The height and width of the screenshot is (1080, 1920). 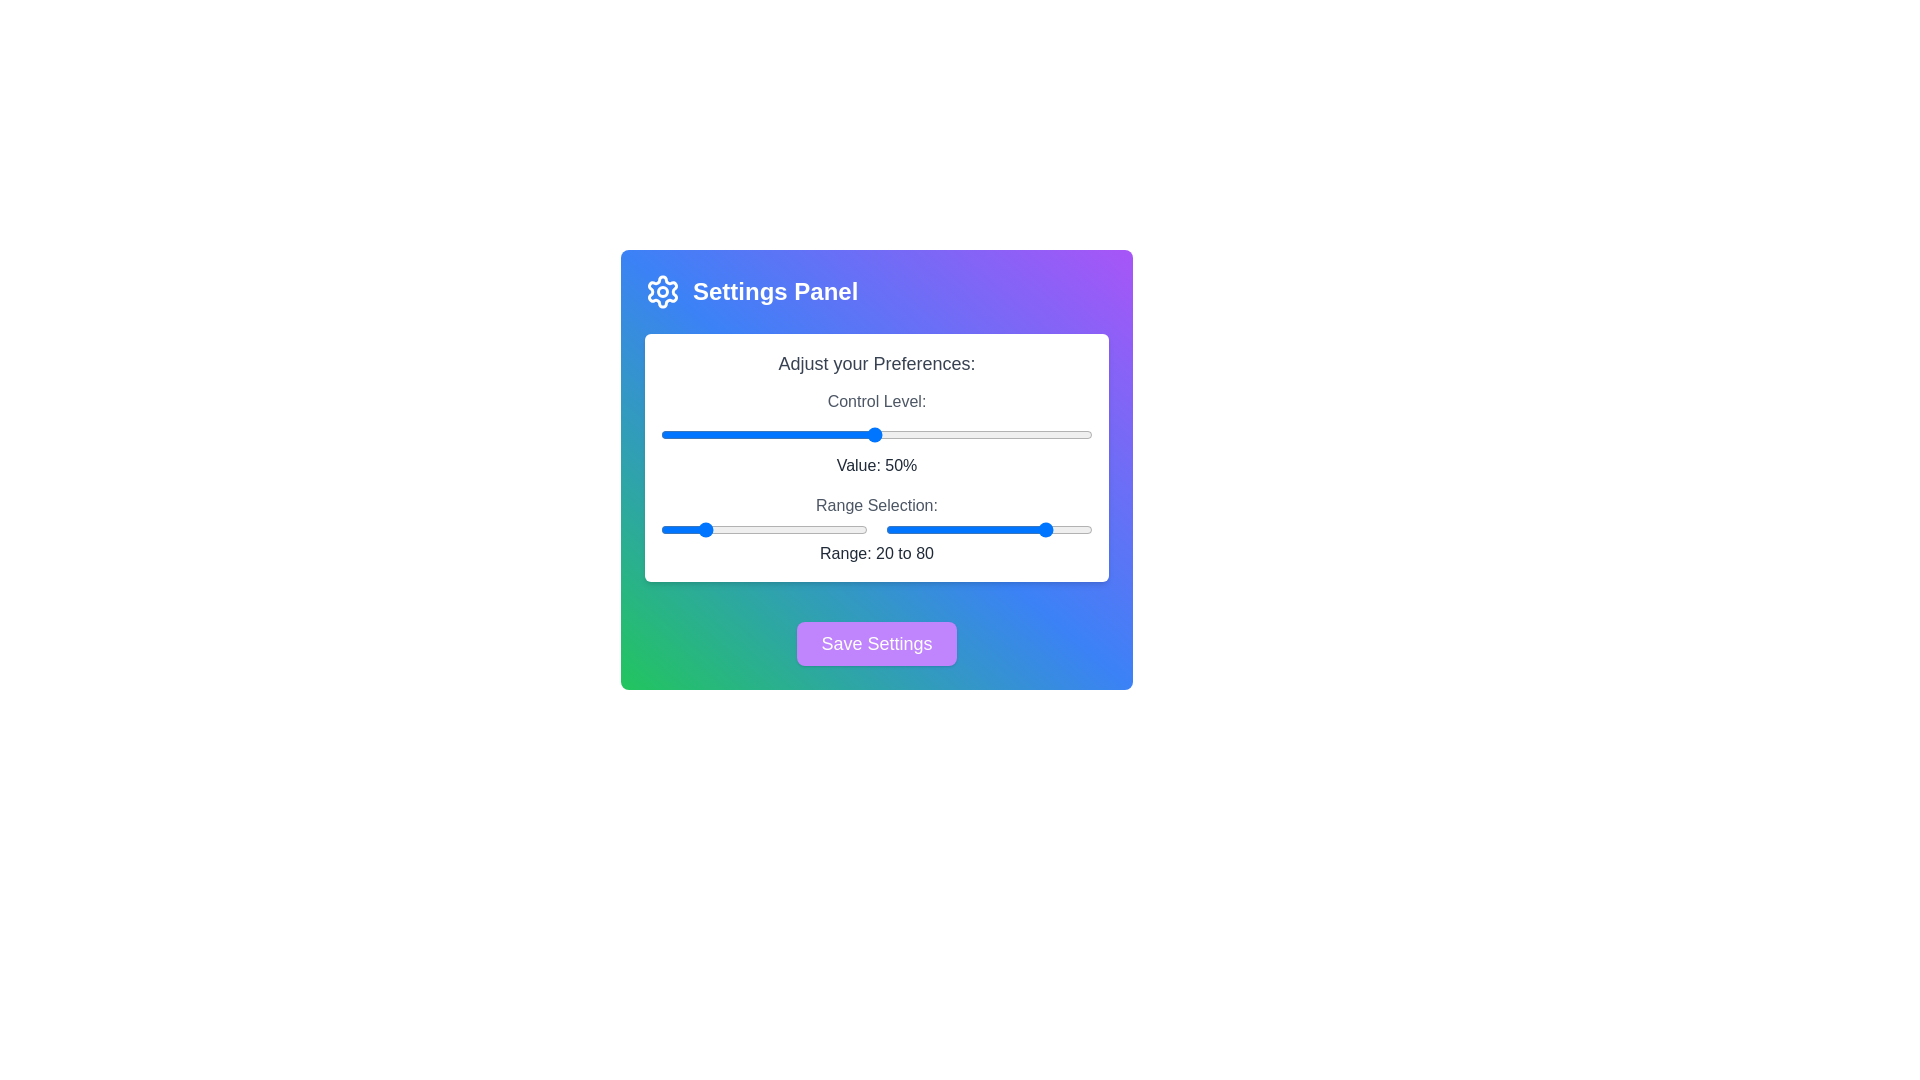 I want to click on the left slider of the Dual-range slider interface component, so click(x=877, y=528).